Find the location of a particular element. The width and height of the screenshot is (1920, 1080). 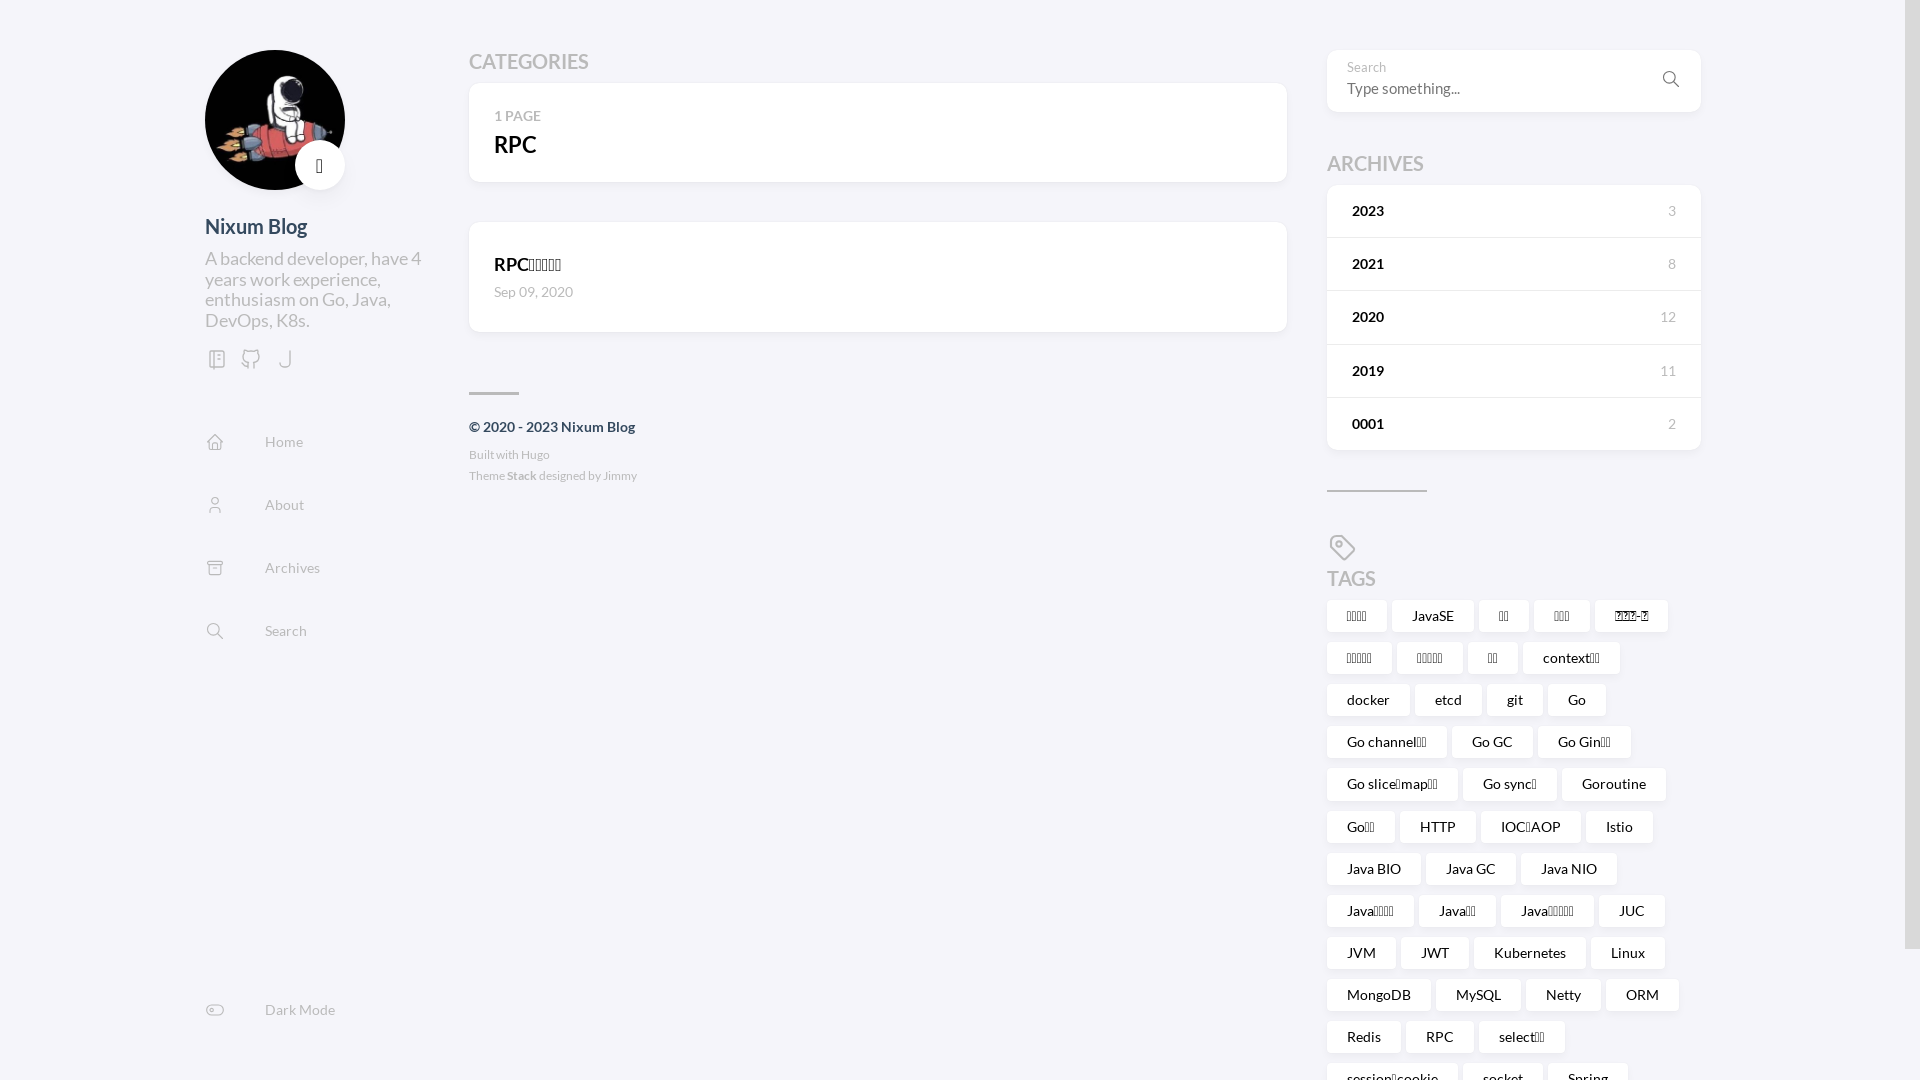

'Java NIO' is located at coordinates (1567, 867).